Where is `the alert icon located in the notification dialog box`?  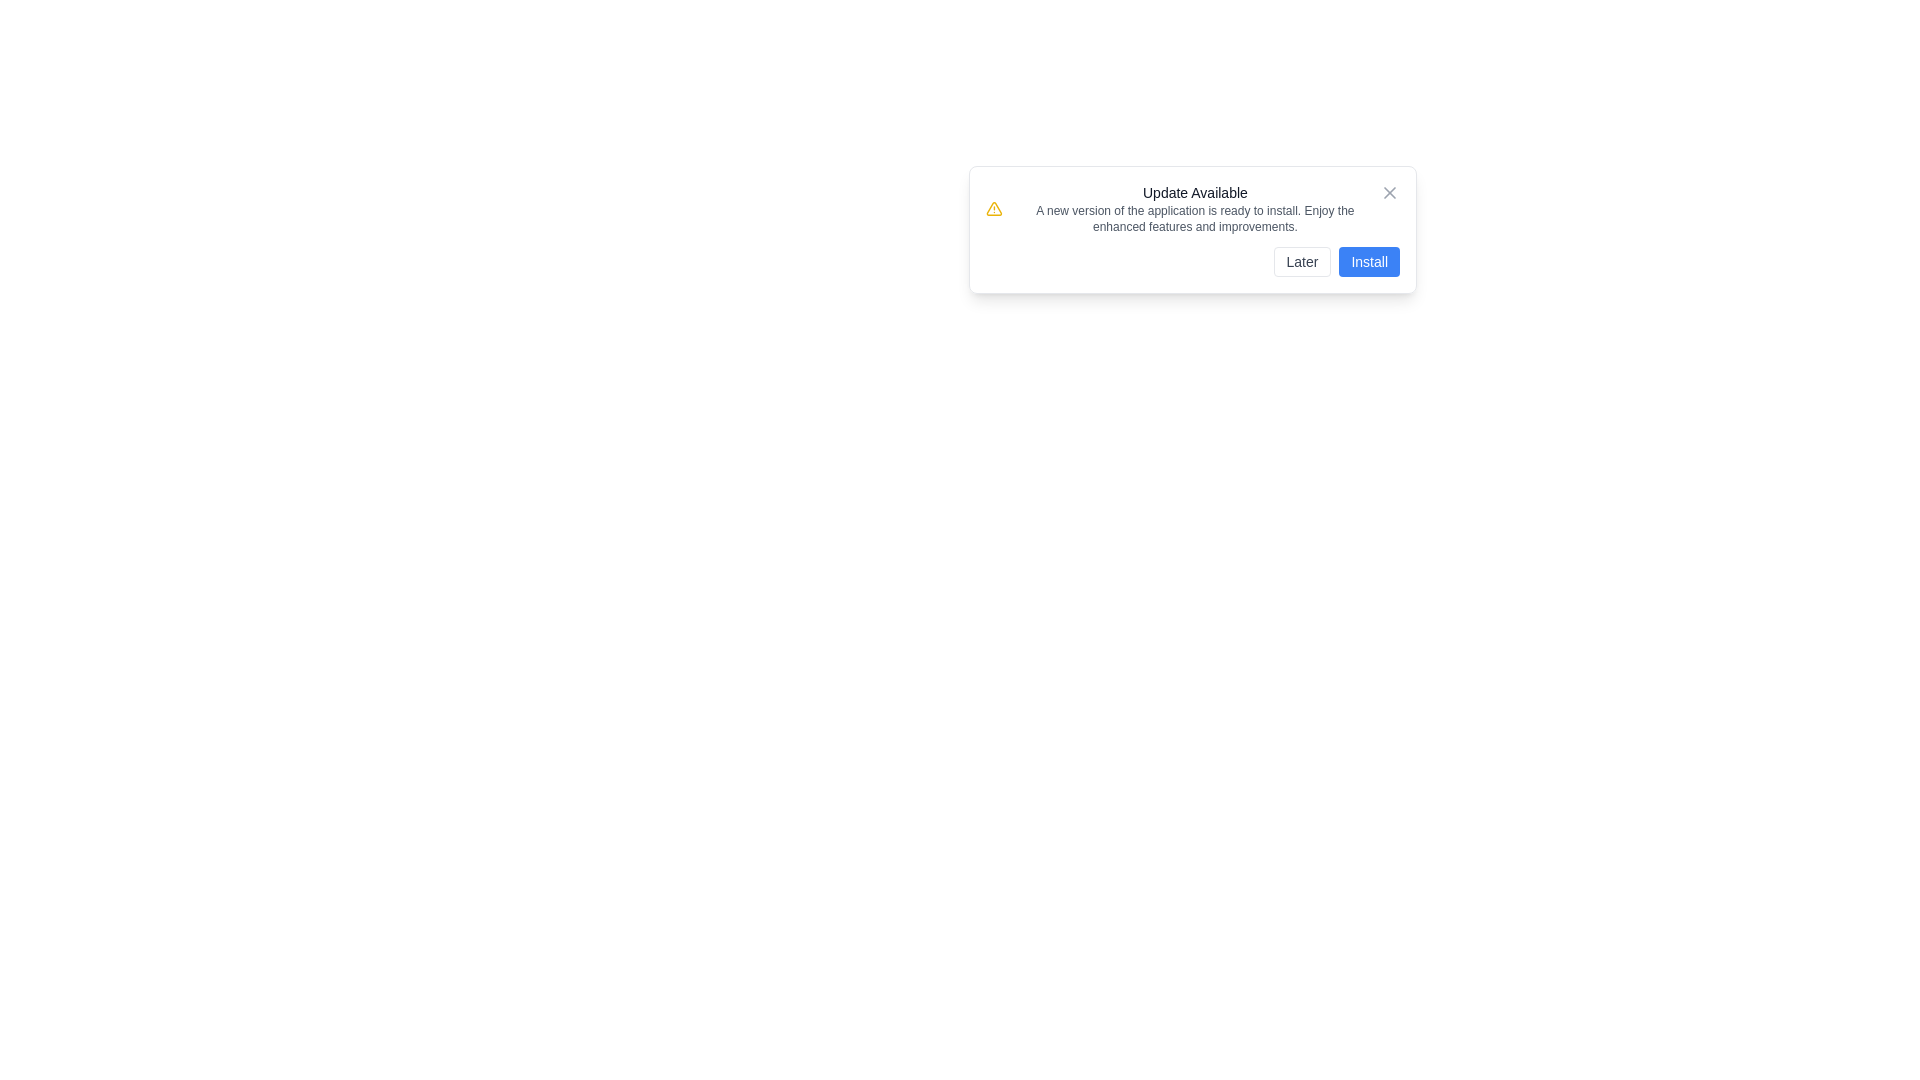
the alert icon located in the notification dialog box is located at coordinates (994, 208).